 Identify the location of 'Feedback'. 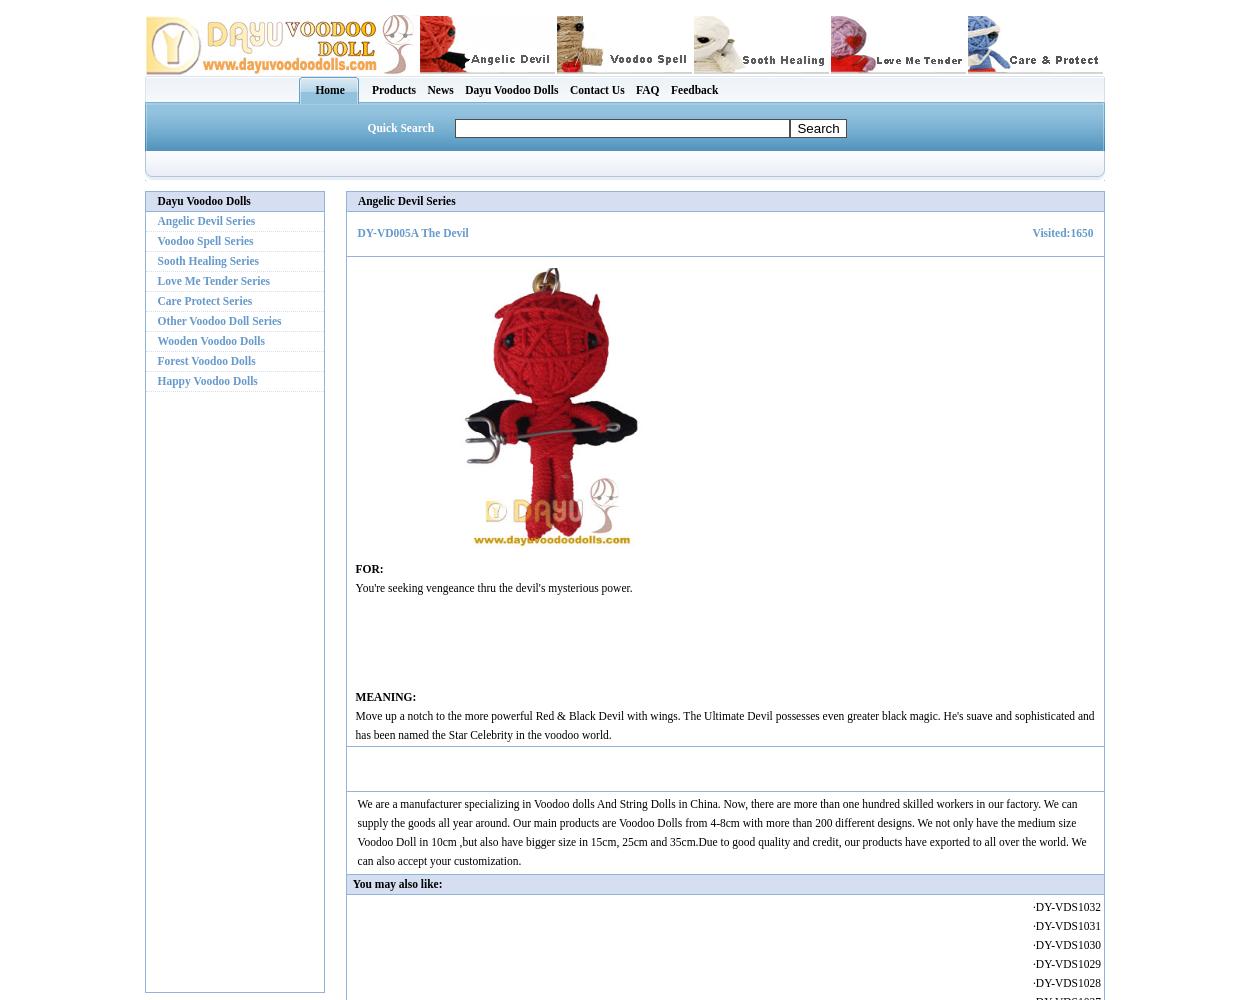
(693, 88).